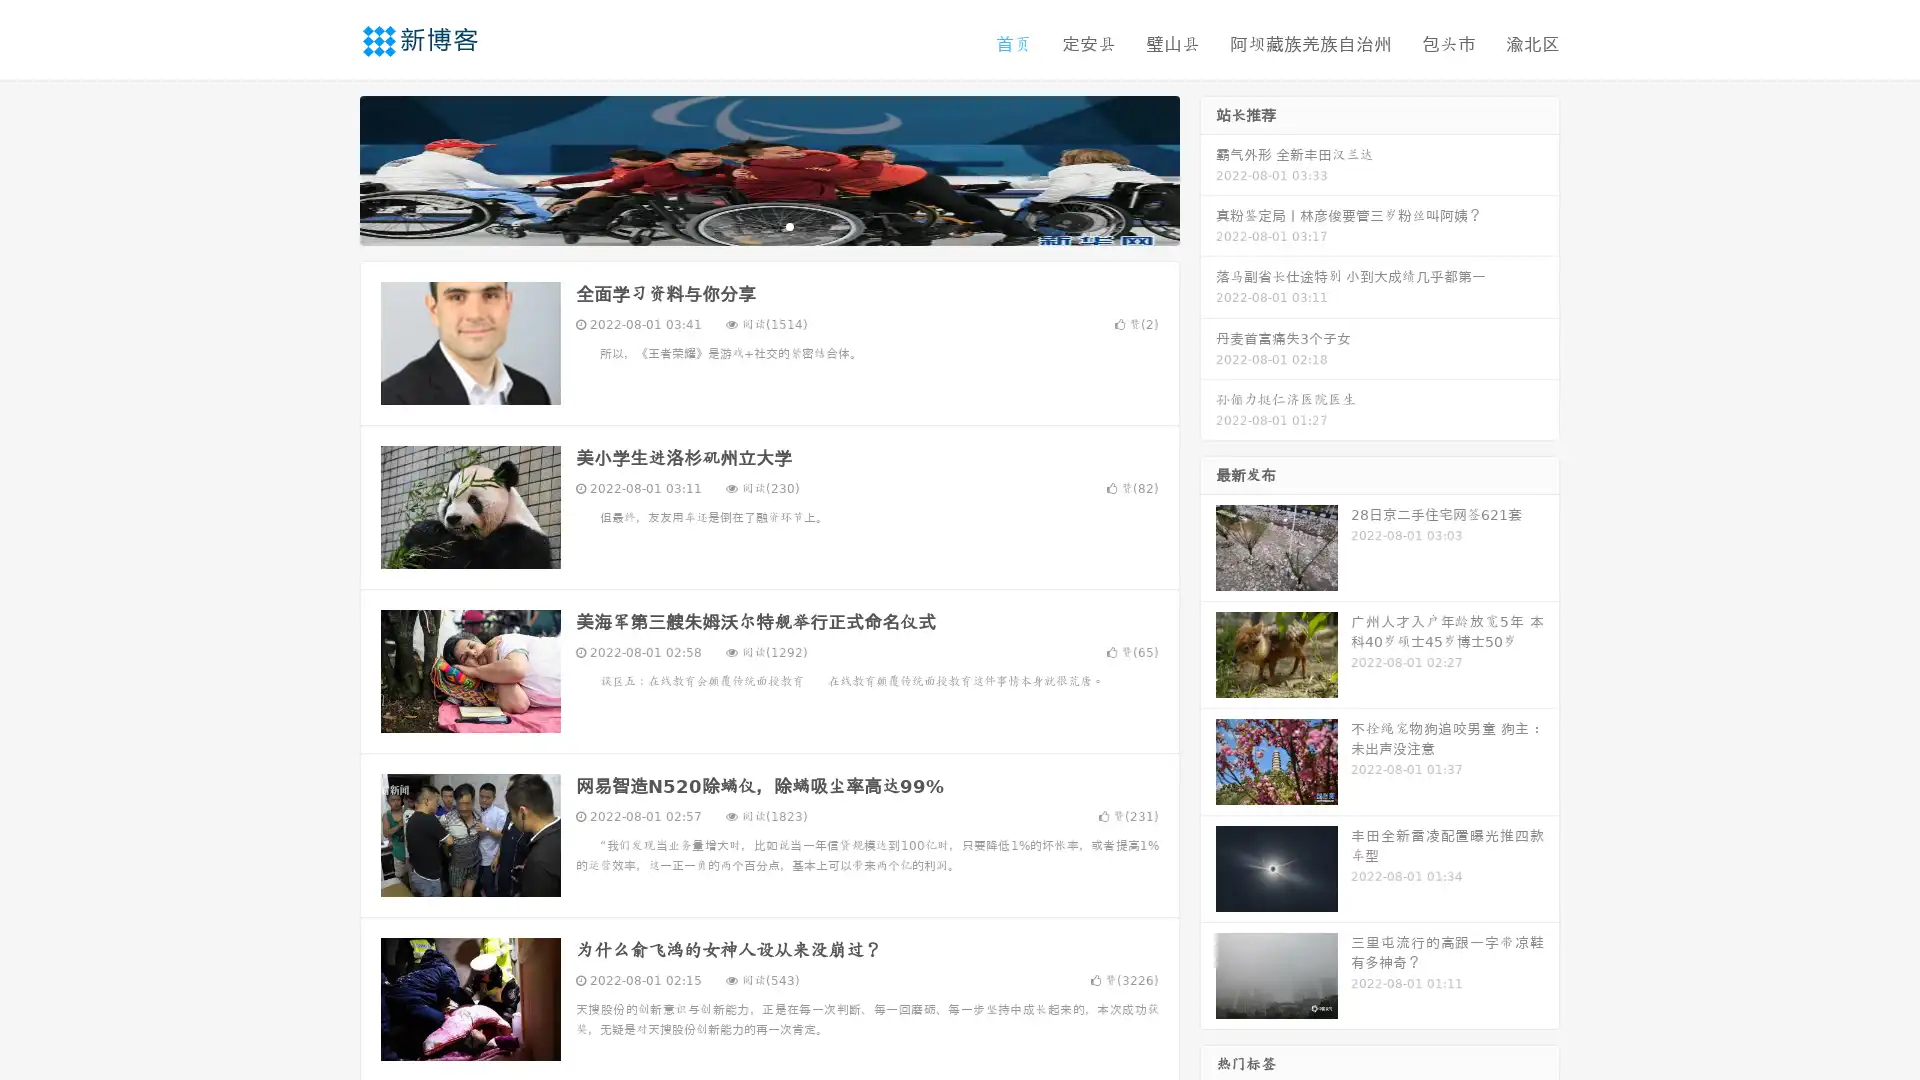 This screenshot has height=1080, width=1920. What do you see at coordinates (768, 225) in the screenshot?
I see `Go to slide 2` at bounding box center [768, 225].